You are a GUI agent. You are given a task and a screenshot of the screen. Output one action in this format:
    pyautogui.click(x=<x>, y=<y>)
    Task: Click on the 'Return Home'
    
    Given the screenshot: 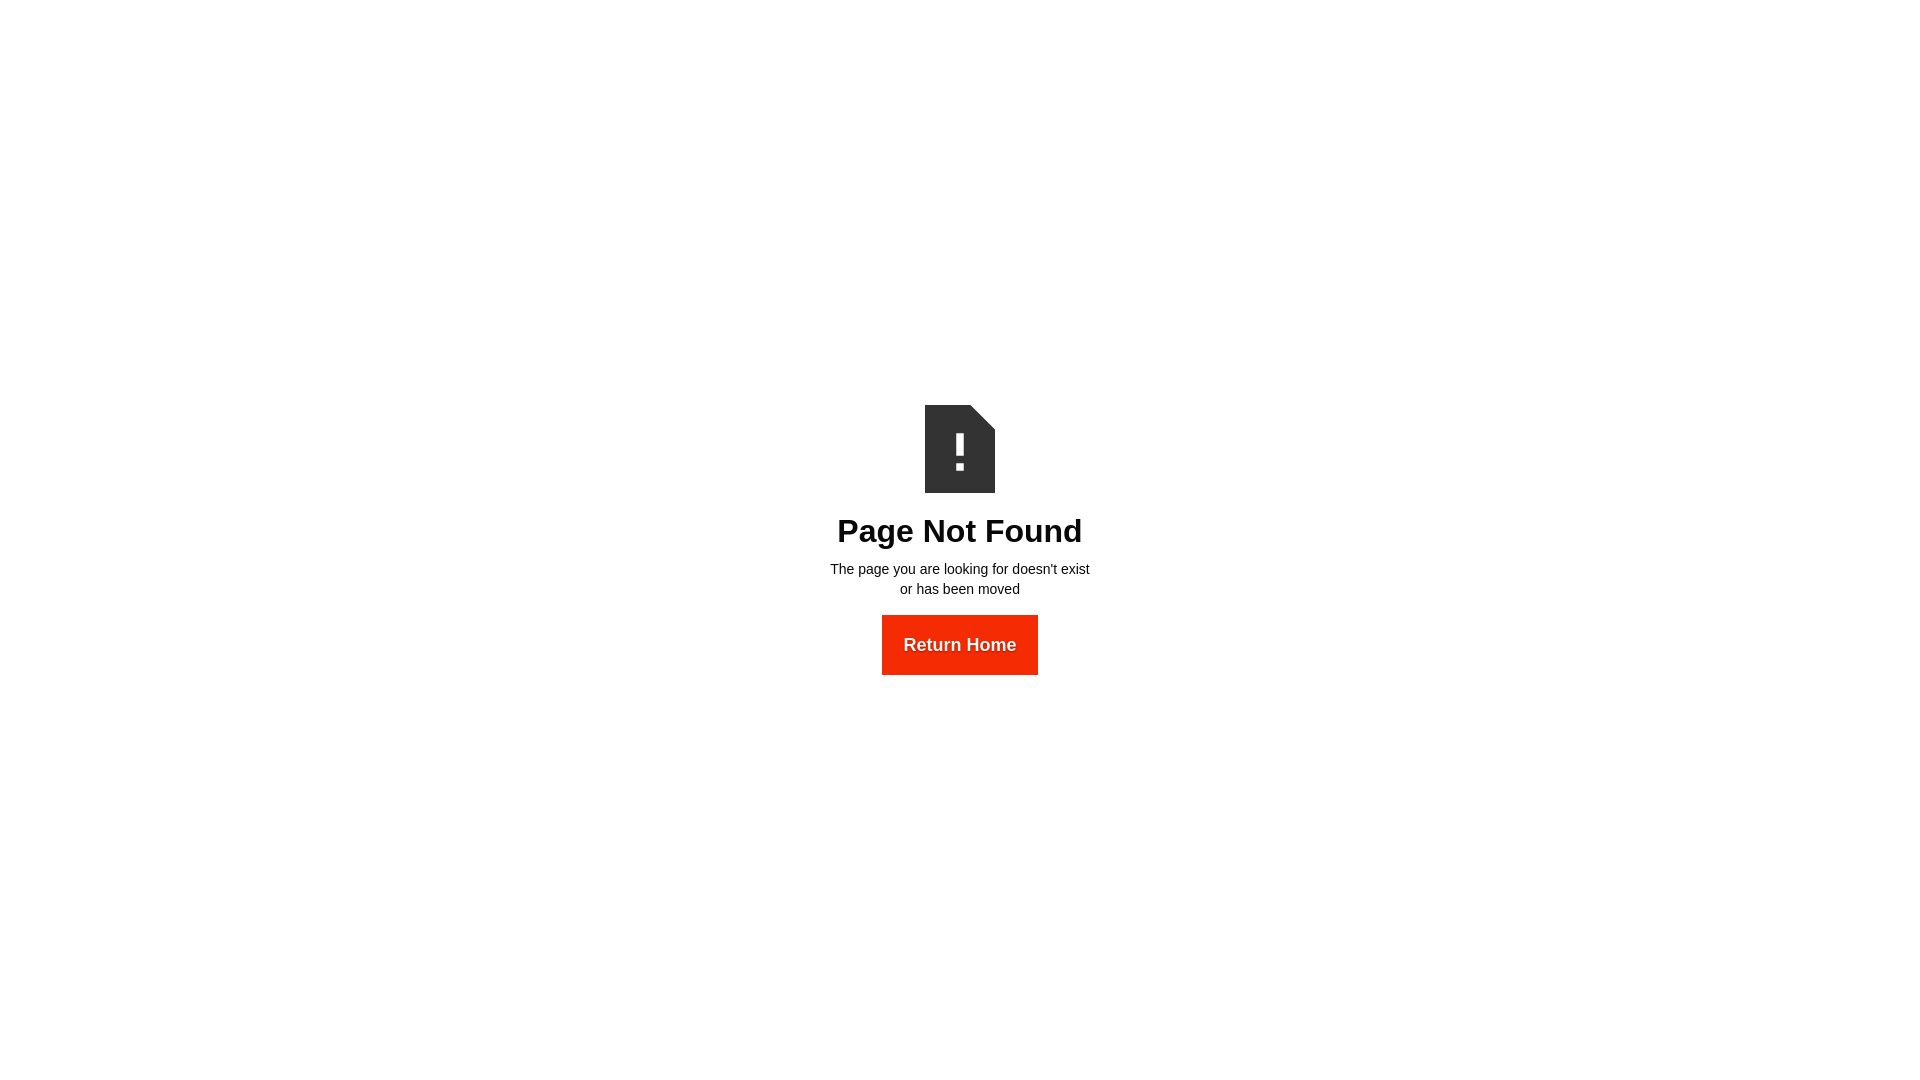 What is the action you would take?
    pyautogui.click(x=958, y=644)
    